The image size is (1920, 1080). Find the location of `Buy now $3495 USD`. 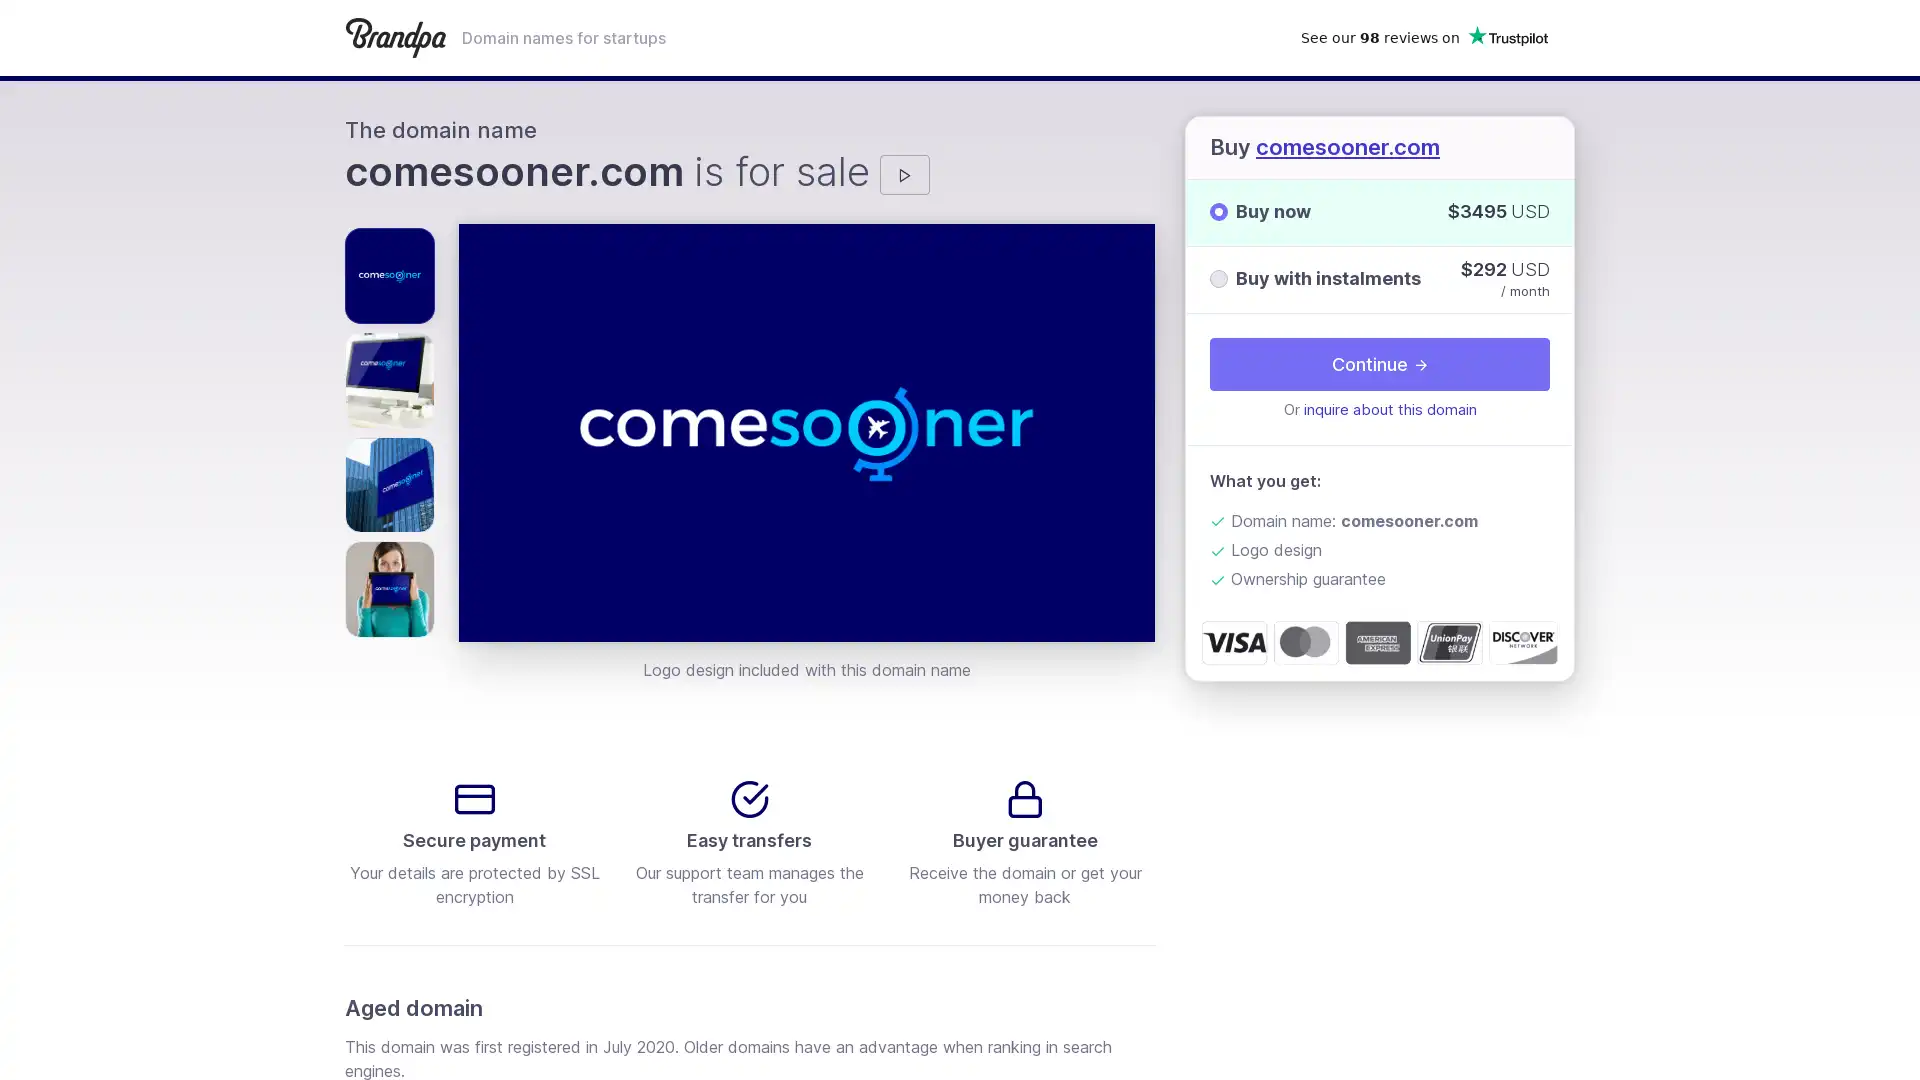

Buy now $3495 USD is located at coordinates (1379, 212).